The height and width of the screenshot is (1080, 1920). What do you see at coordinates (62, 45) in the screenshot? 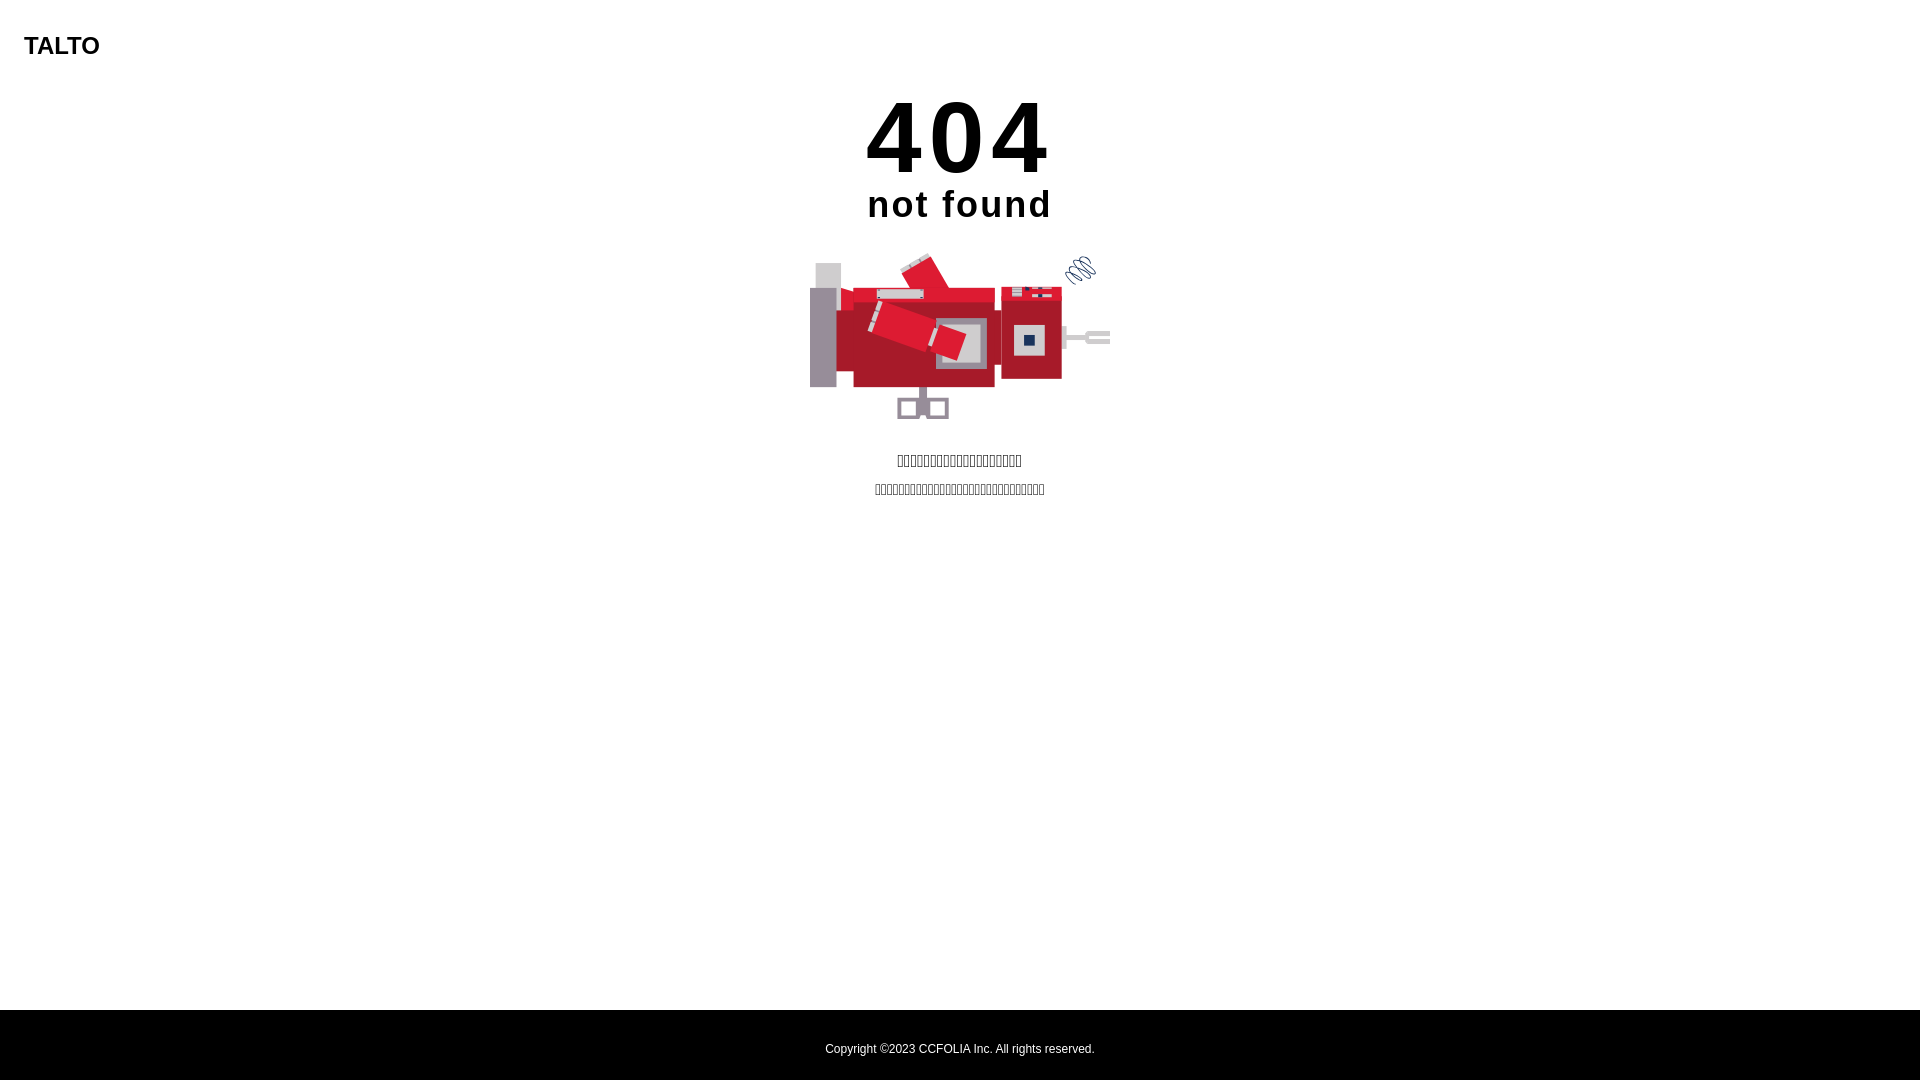
I see `'TALTO'` at bounding box center [62, 45].